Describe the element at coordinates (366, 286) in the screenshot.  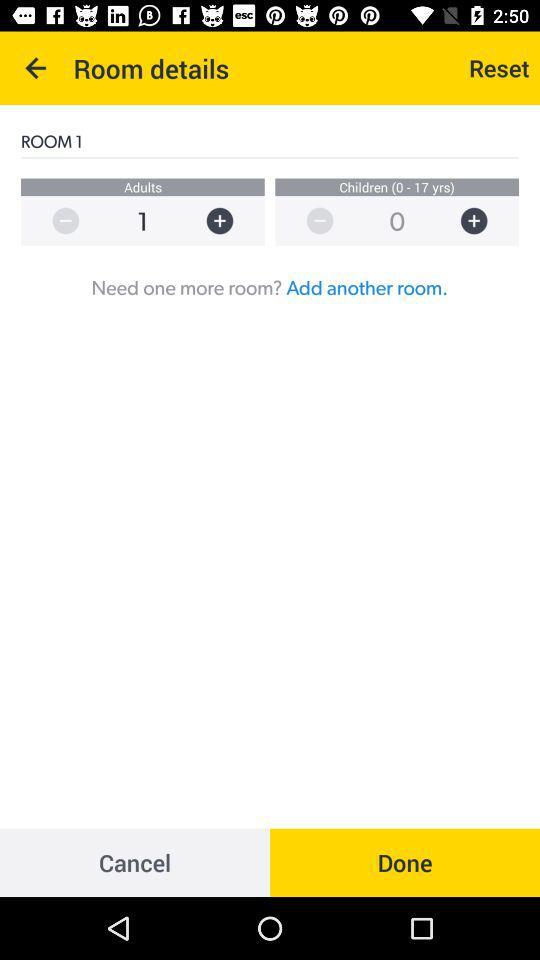
I see `the add another room. icon` at that location.